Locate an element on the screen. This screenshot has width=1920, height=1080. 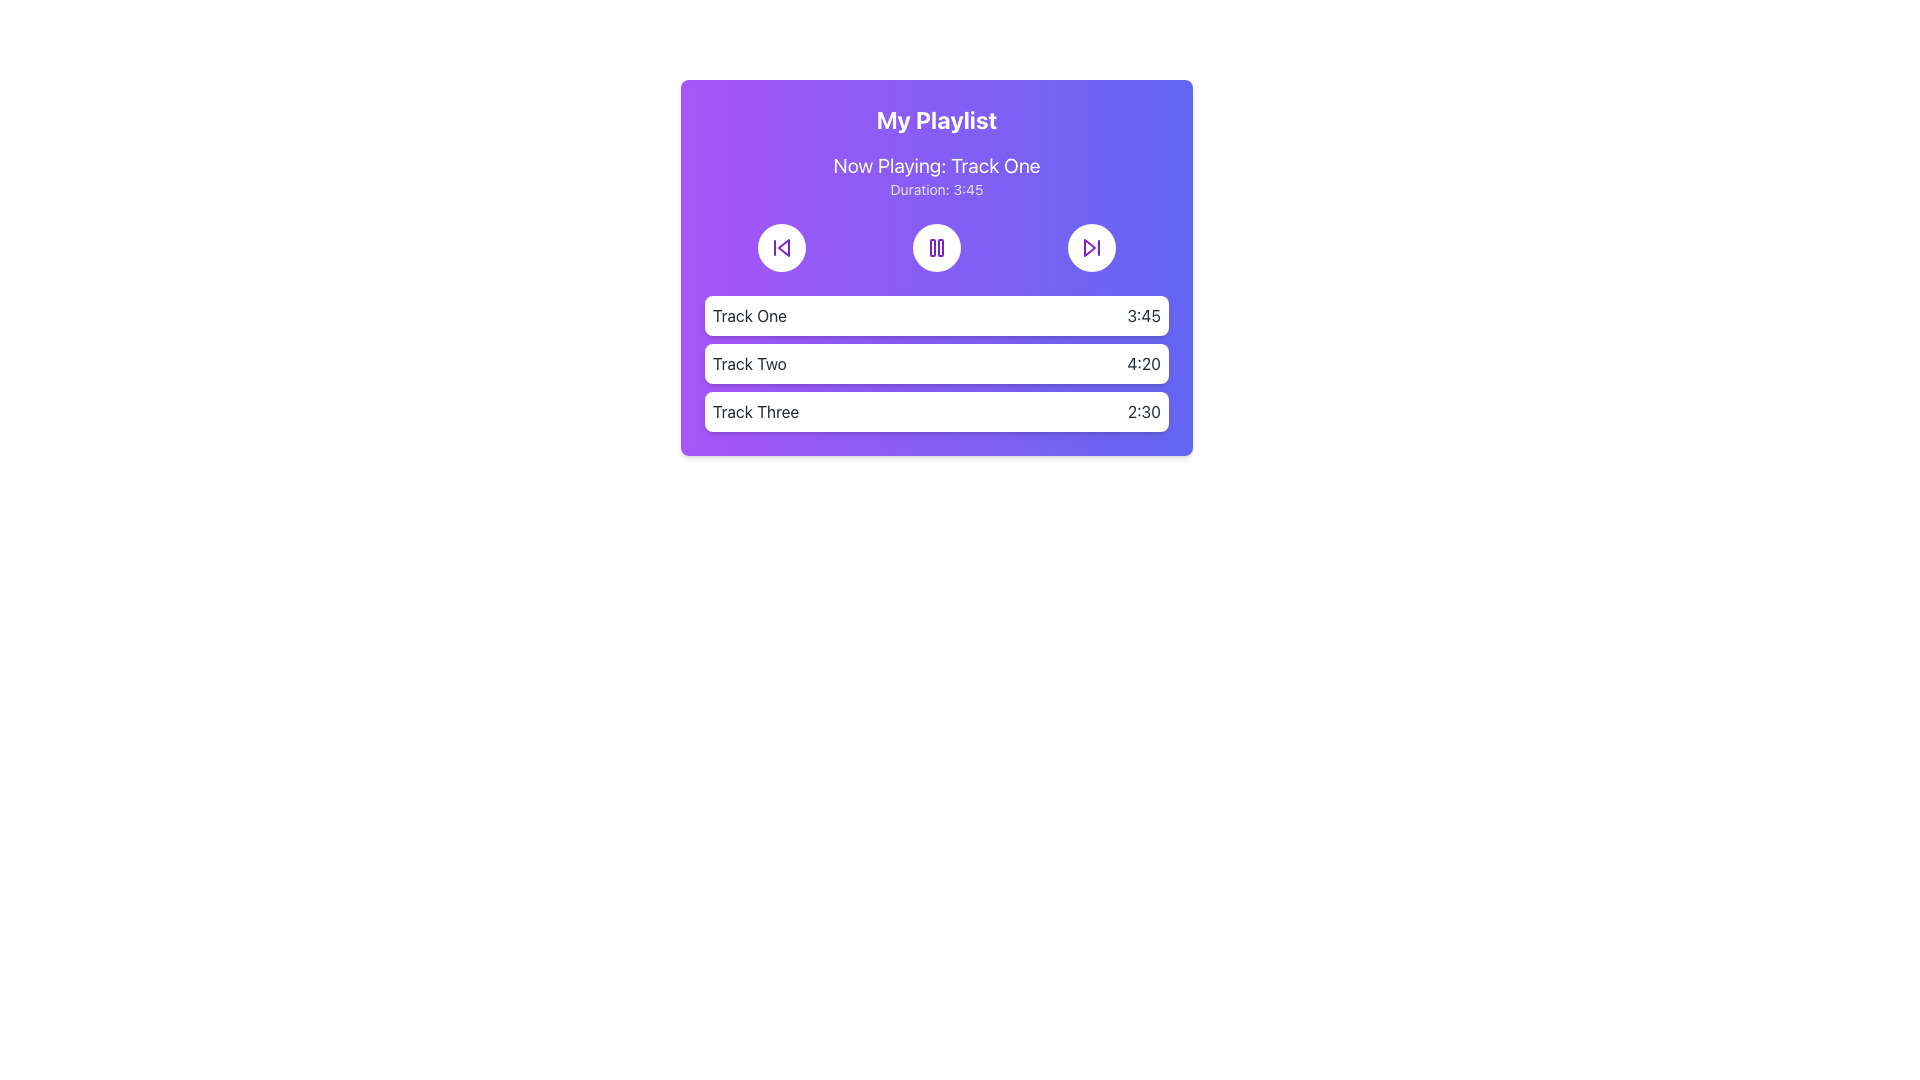
the static text label displaying the duration of 'Track Two', which is the second time display in a vertically arranged list of track rows, located to the far right and aligned with the 'Track Two' text is located at coordinates (1144, 363).